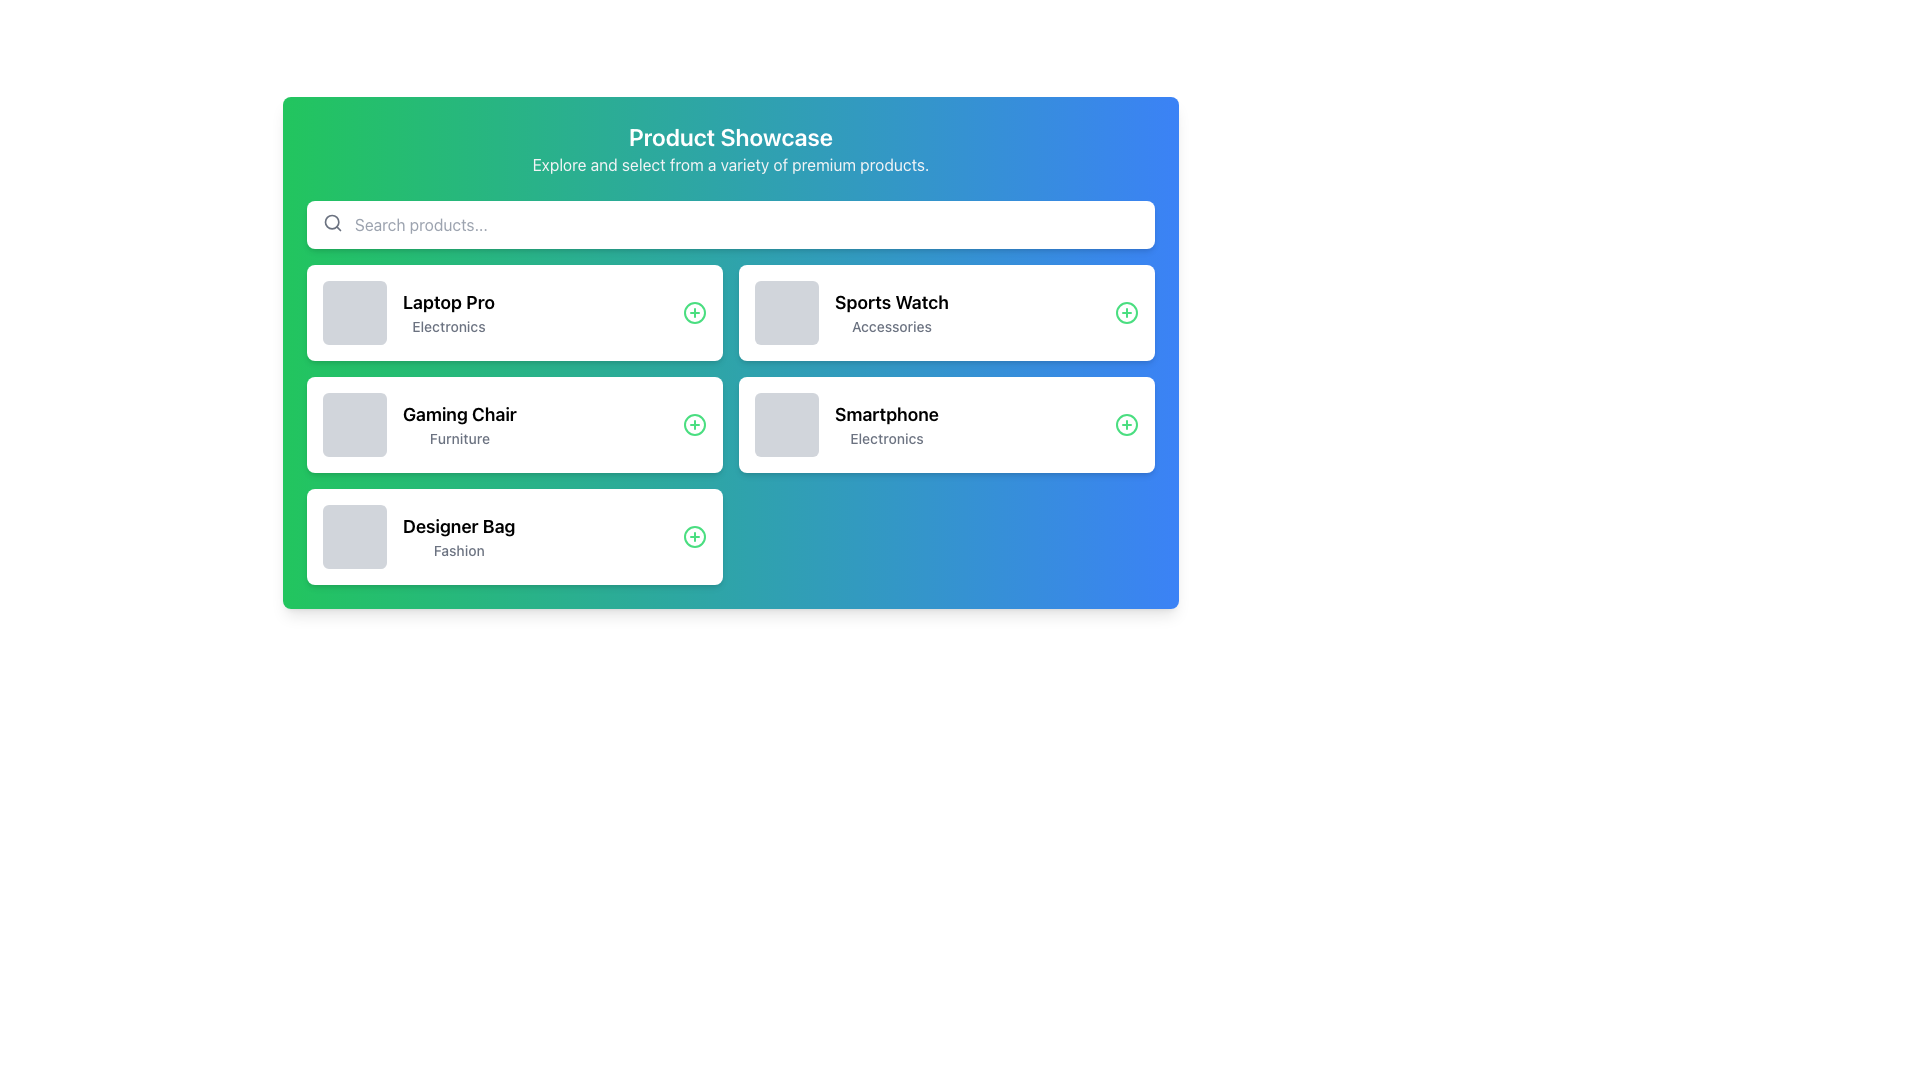 This screenshot has height=1080, width=1920. What do you see at coordinates (447, 326) in the screenshot?
I see `the text label displaying 'Electronics' located below the 'Laptop Pro' text label in the top-left section of the interface` at bounding box center [447, 326].